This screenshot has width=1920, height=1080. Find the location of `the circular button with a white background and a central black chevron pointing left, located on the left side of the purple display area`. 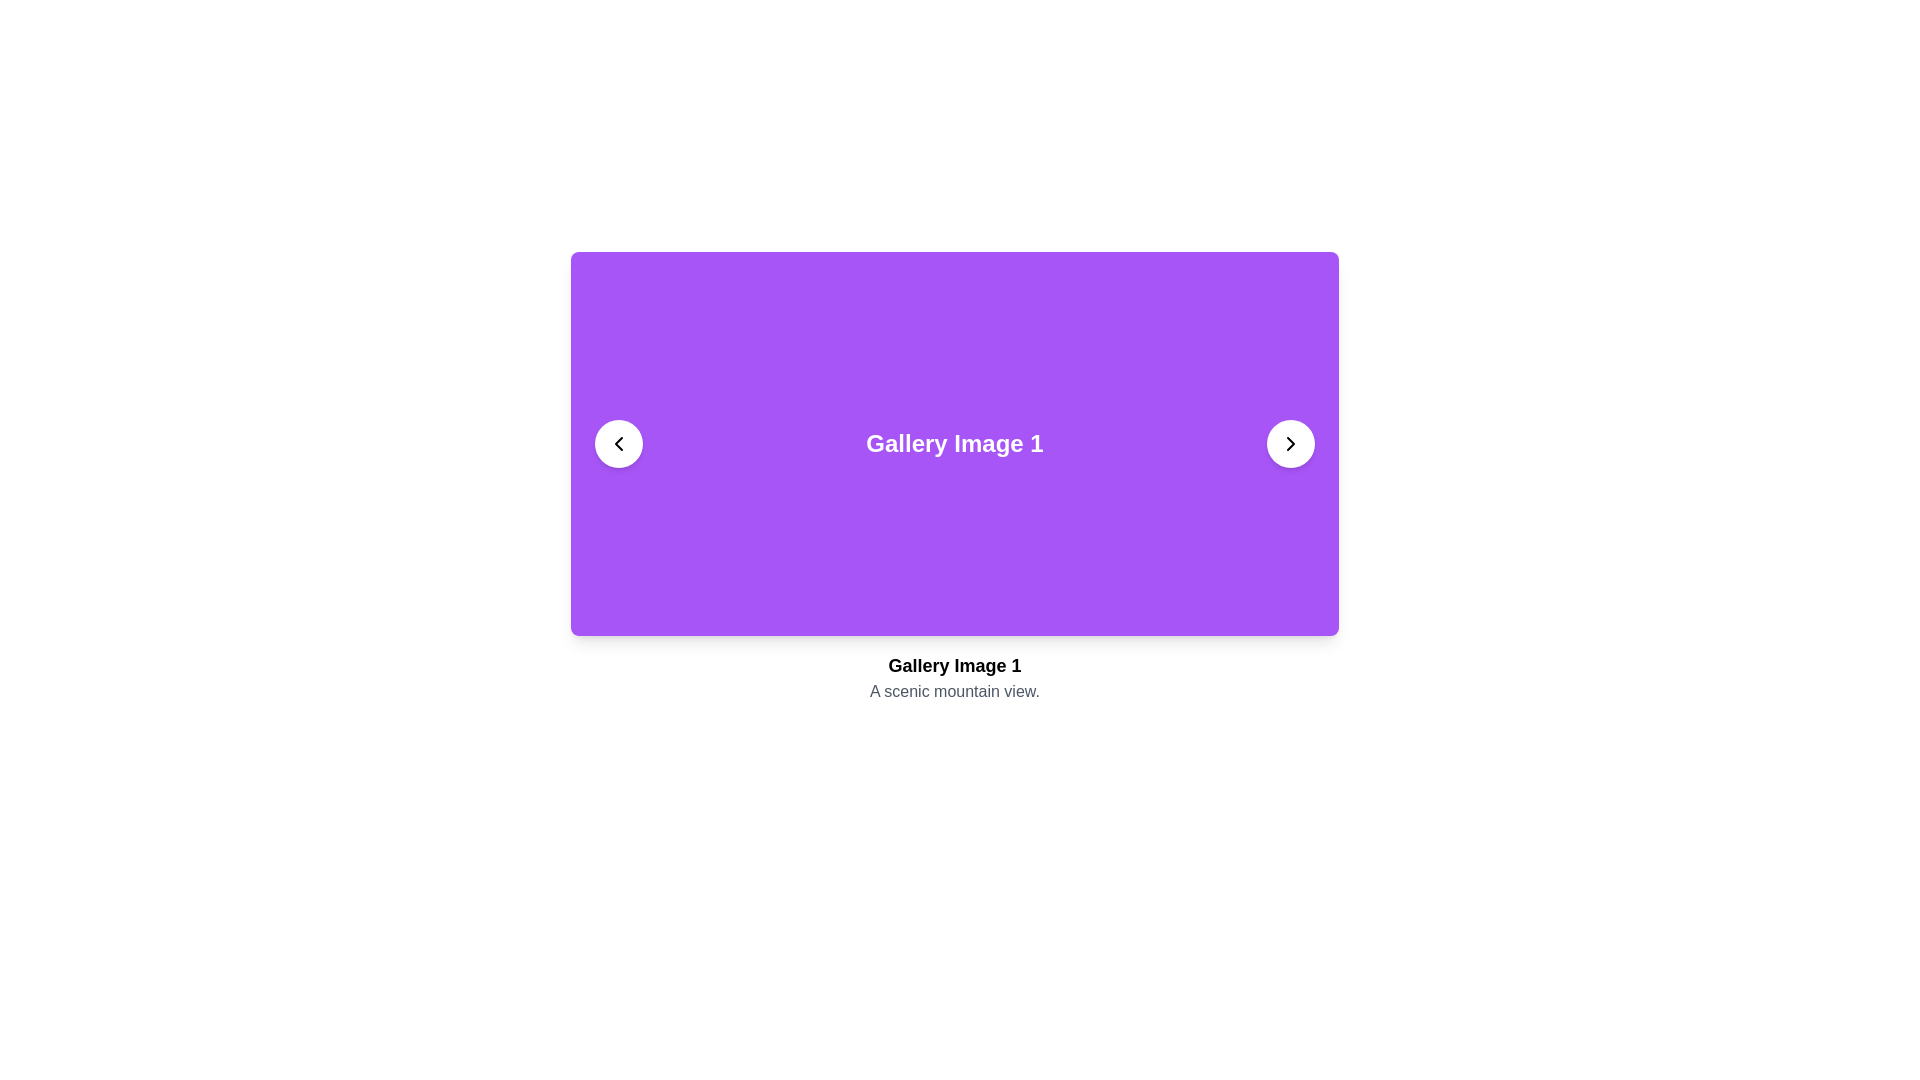

the circular button with a white background and a central black chevron pointing left, located on the left side of the purple display area is located at coordinates (618, 442).